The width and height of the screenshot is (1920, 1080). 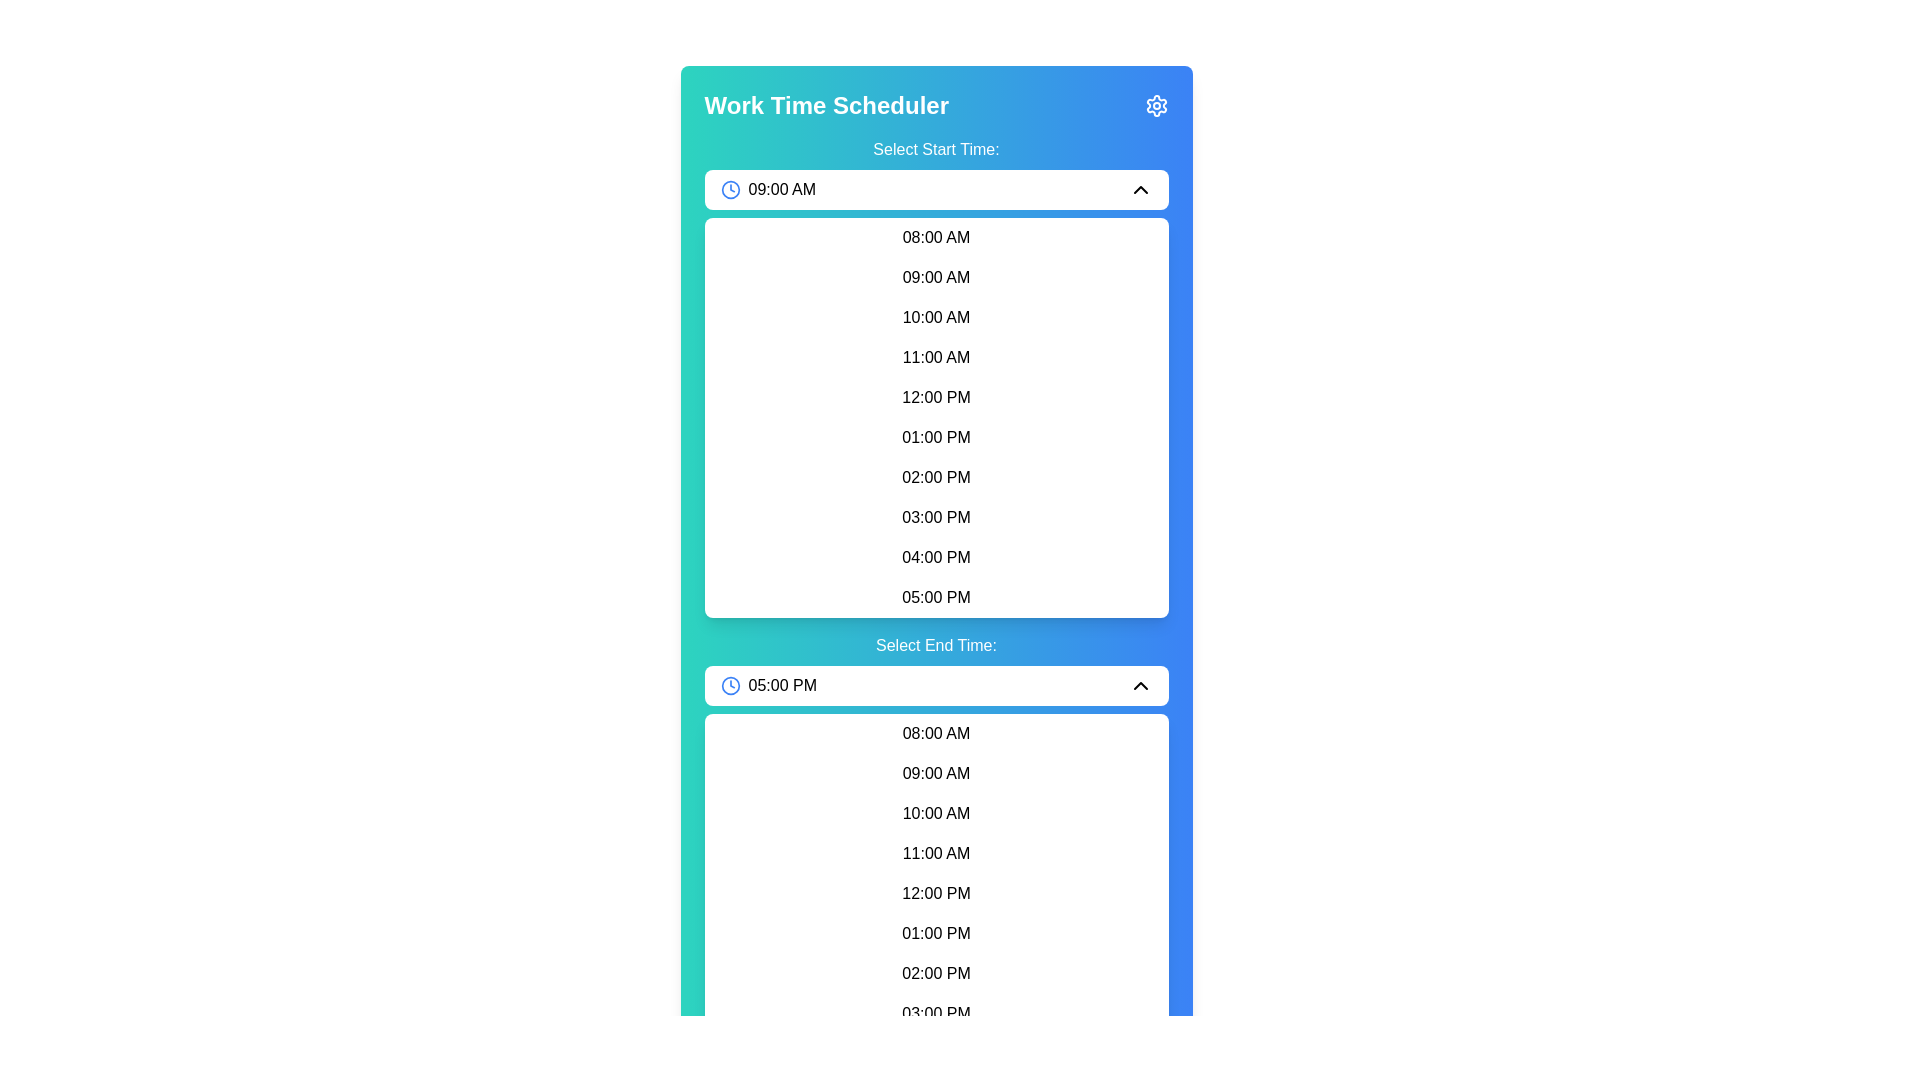 What do you see at coordinates (1140, 685) in the screenshot?
I see `the icon located in the bottom section of the interface to the right of '05:00 PM'` at bounding box center [1140, 685].